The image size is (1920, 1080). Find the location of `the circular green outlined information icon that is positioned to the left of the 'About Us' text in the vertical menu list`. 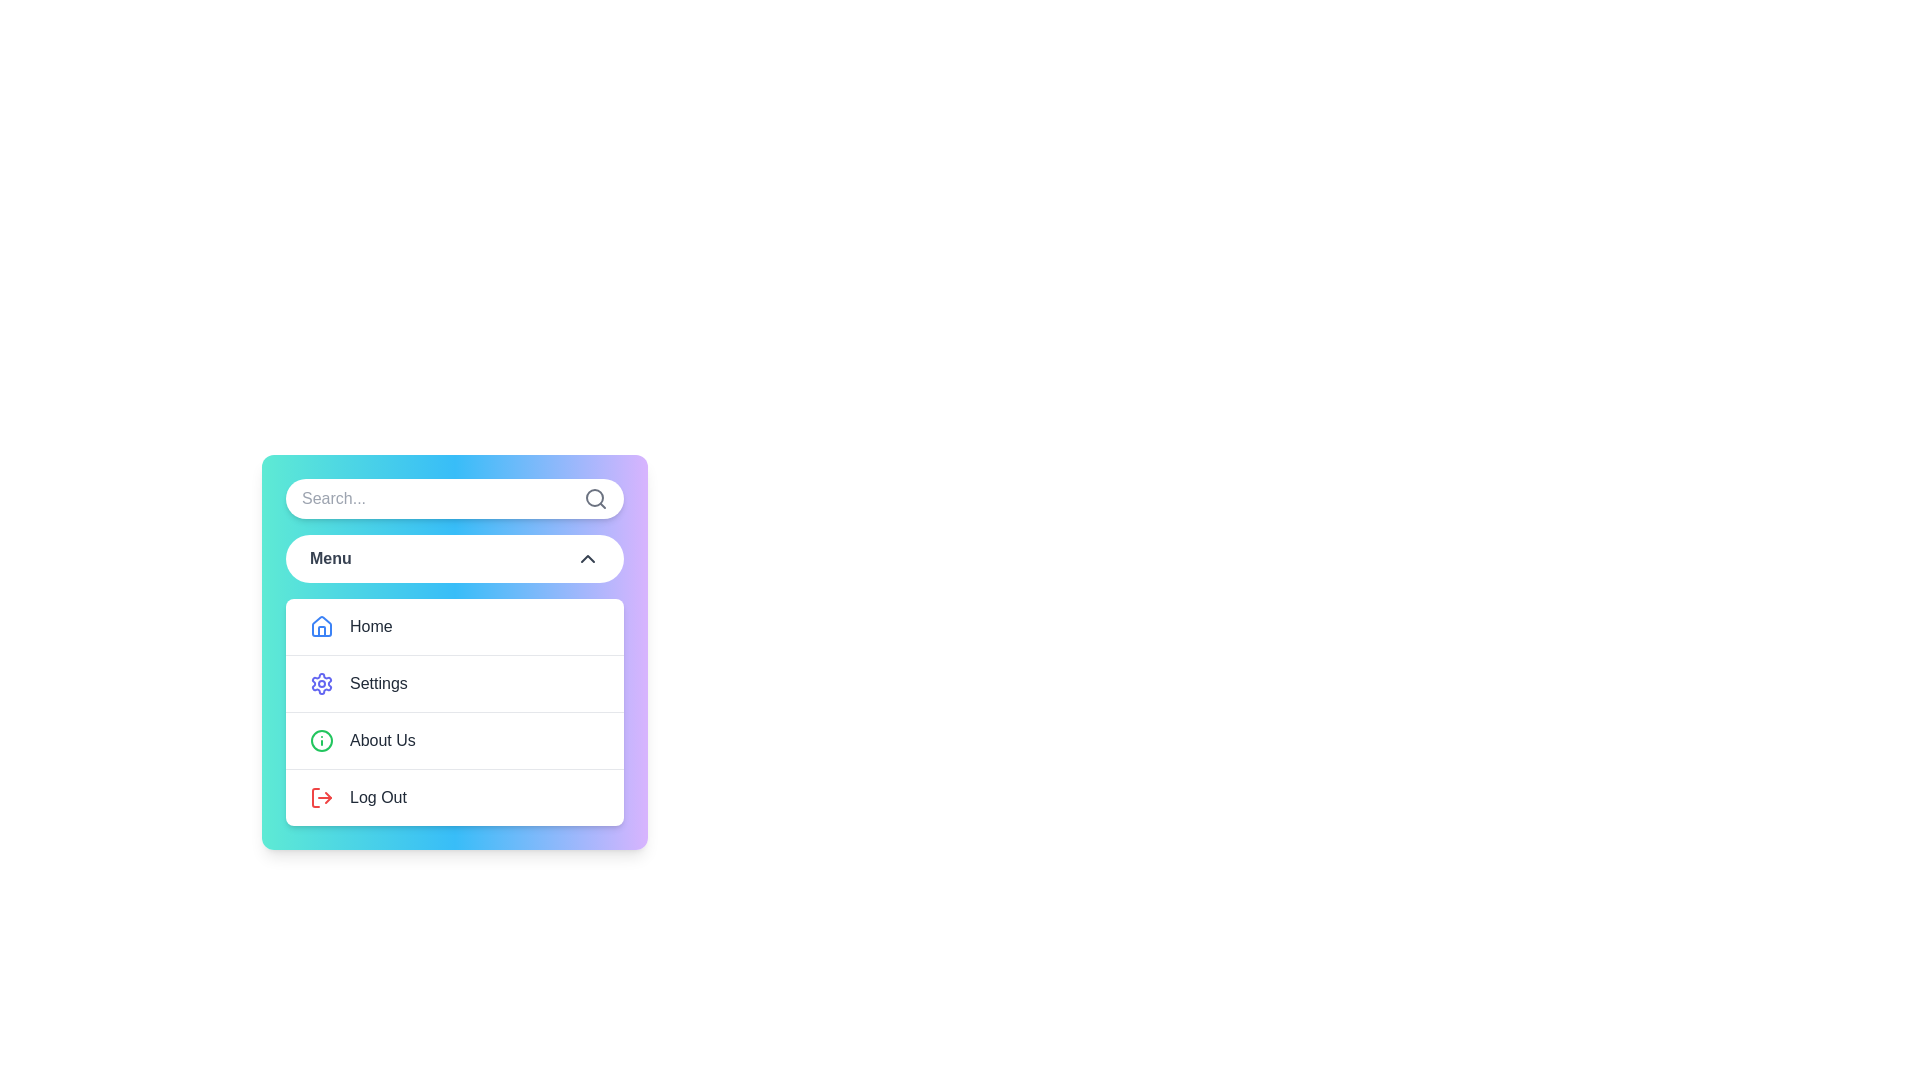

the circular green outlined information icon that is positioned to the left of the 'About Us' text in the vertical menu list is located at coordinates (321, 740).